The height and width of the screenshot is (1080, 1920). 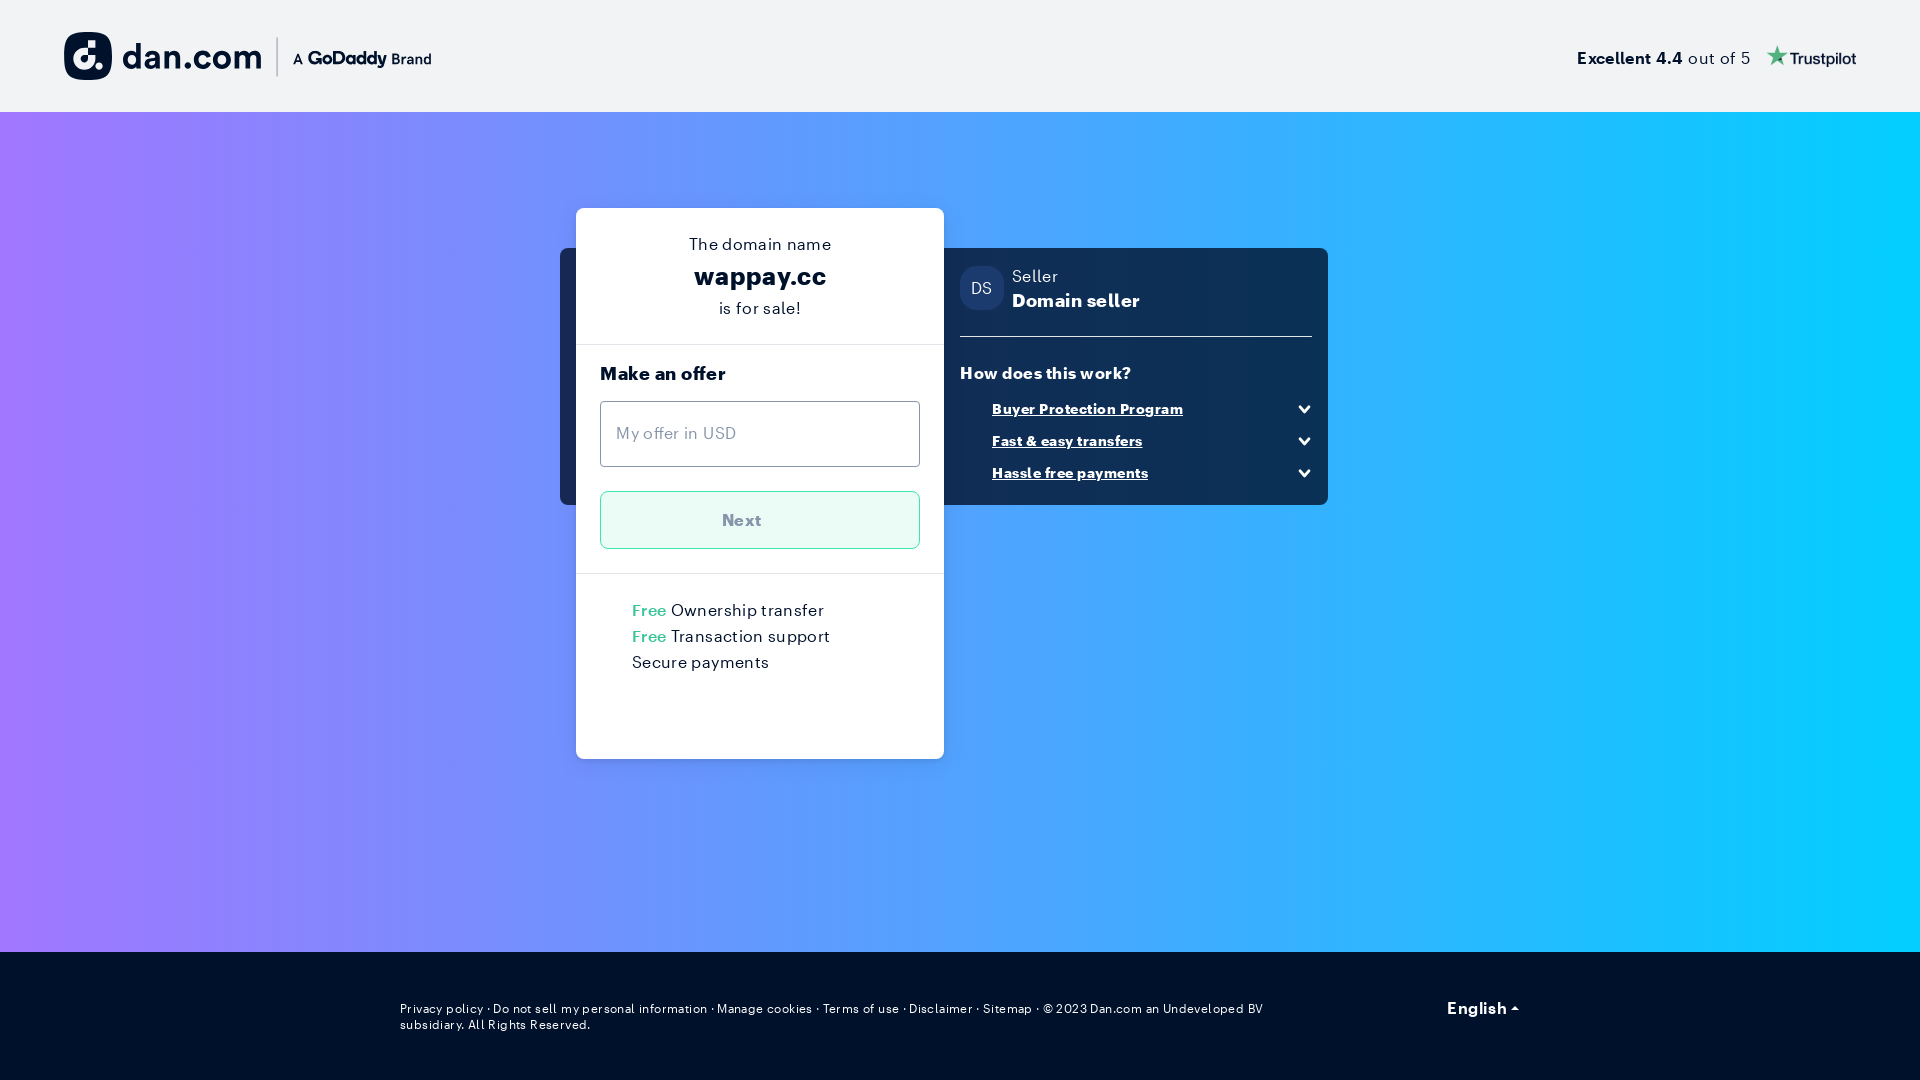 What do you see at coordinates (840, 1007) in the screenshot?
I see `'Terms of use'` at bounding box center [840, 1007].